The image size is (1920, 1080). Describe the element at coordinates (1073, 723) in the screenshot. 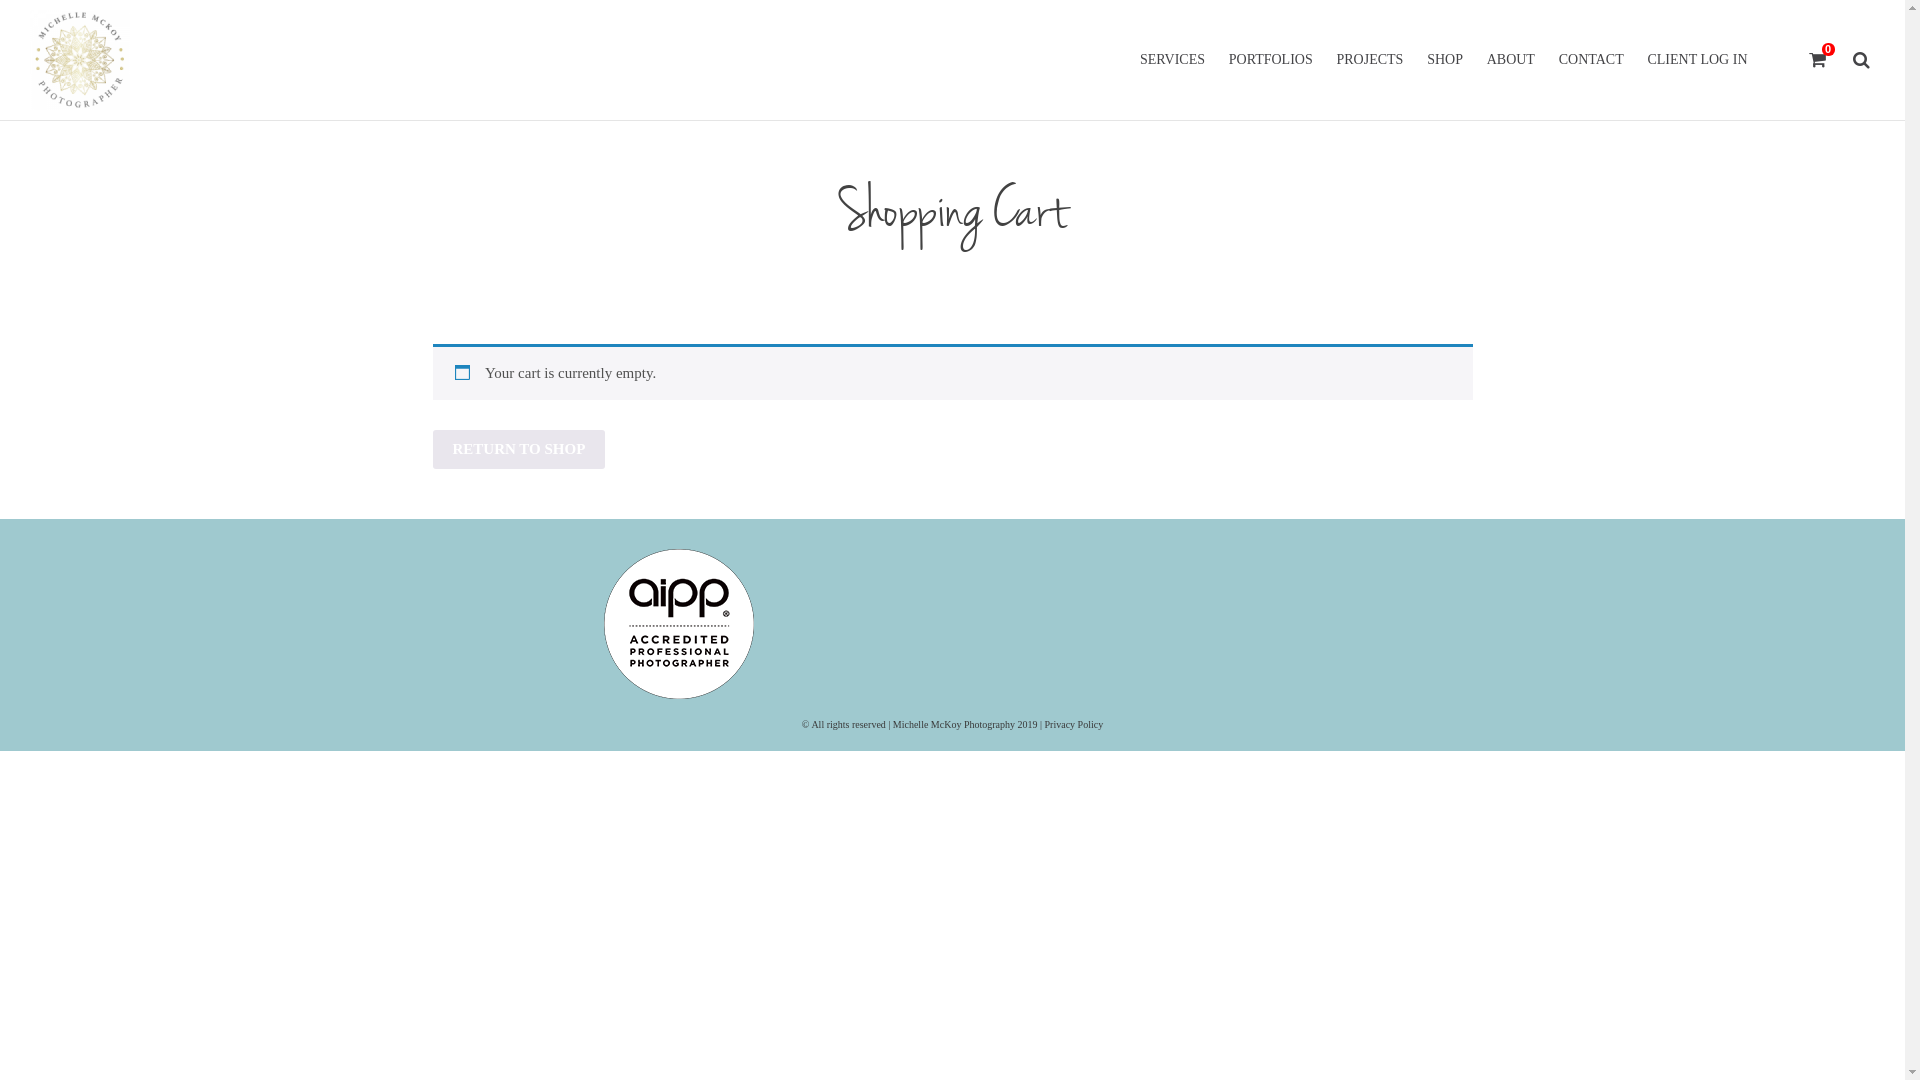

I see `'Privacy Policy'` at that location.